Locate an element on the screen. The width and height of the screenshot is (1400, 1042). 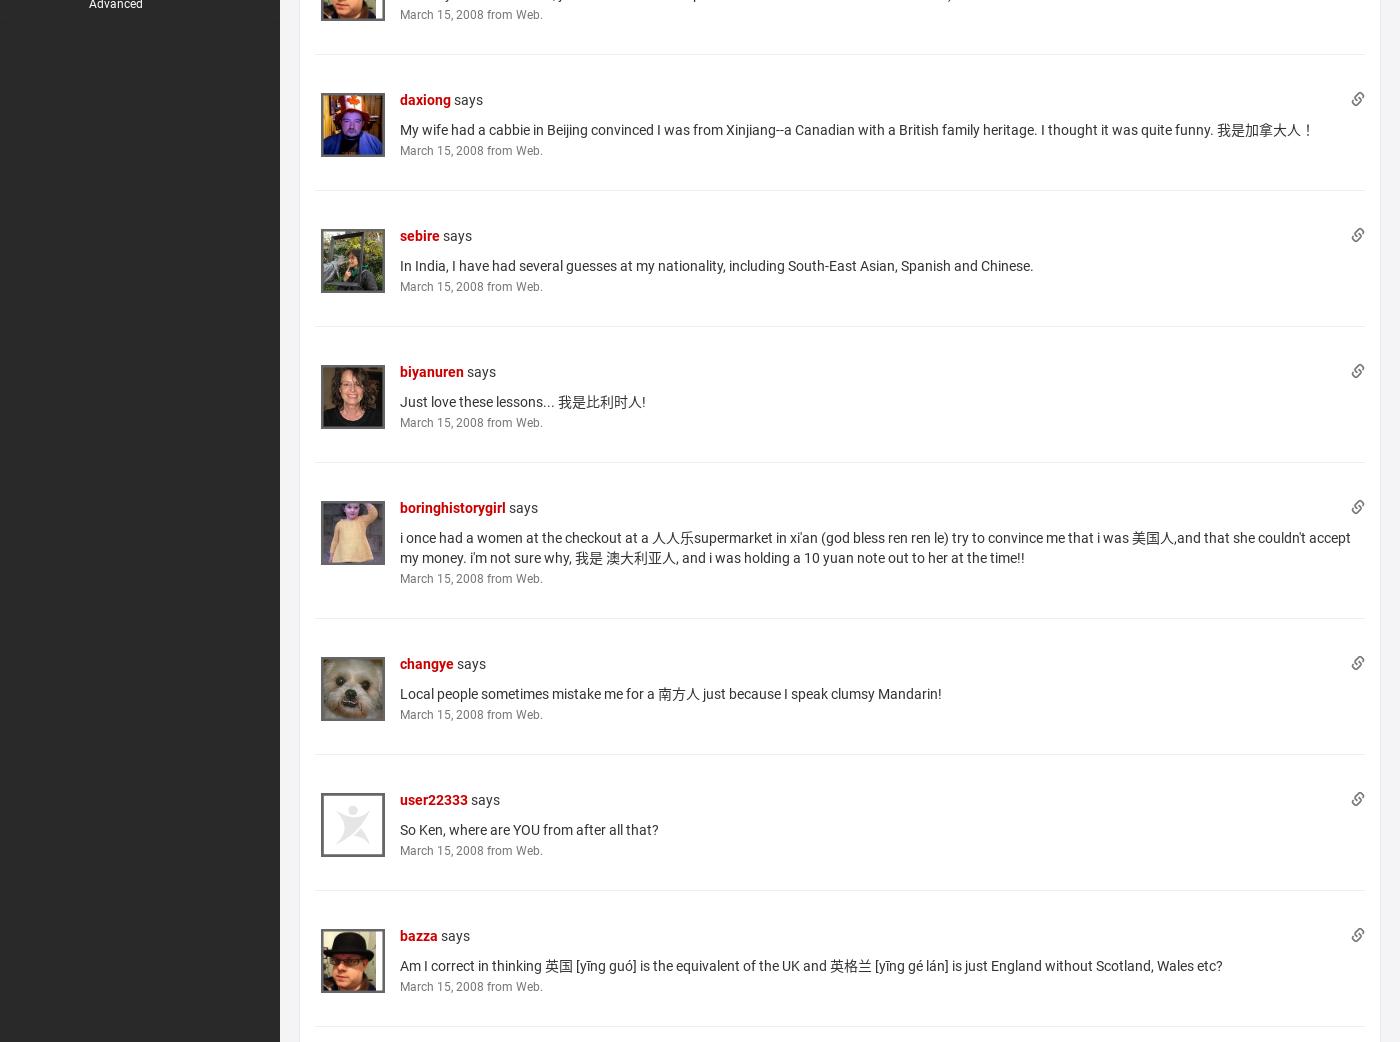
'bazza' is located at coordinates (398, 933).